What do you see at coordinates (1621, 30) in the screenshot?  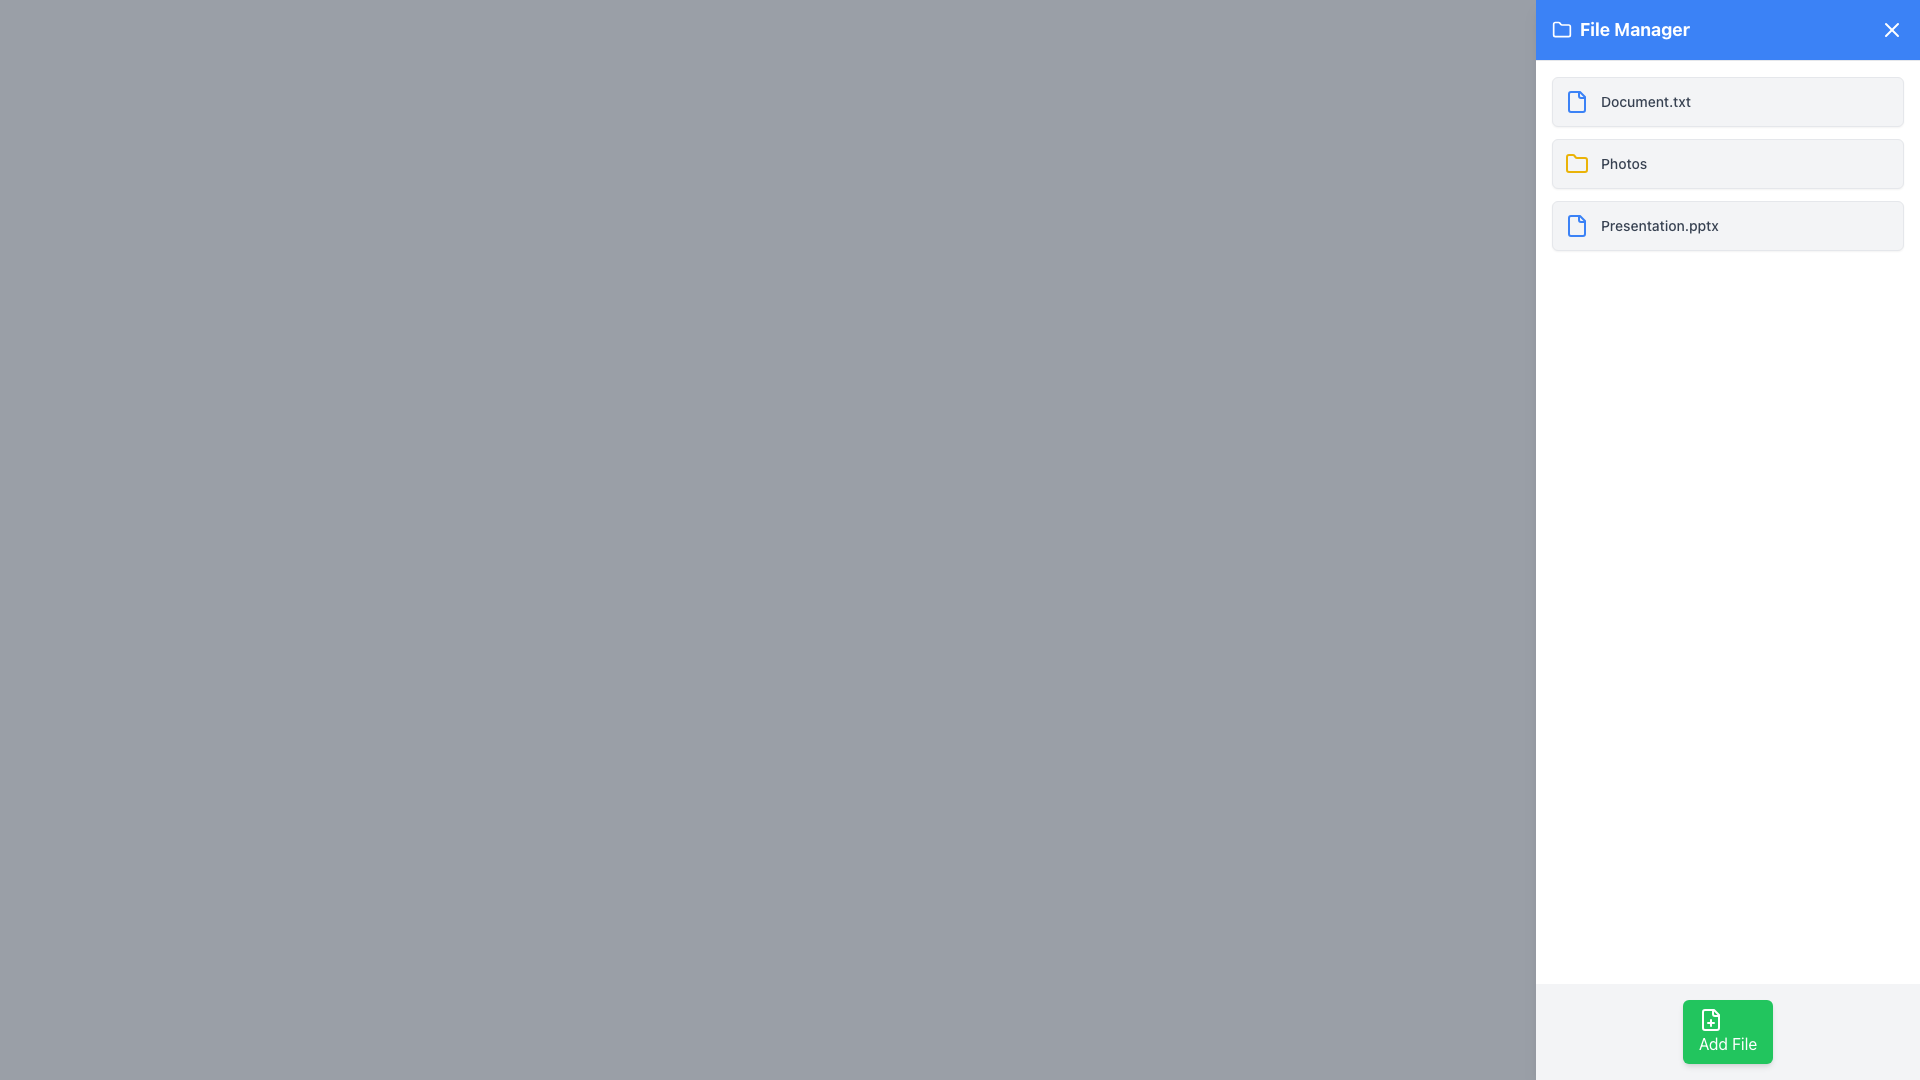 I see `the label located in the blue header bar at the top-left corner of the interface, which serves as a title for the current tool or view` at bounding box center [1621, 30].